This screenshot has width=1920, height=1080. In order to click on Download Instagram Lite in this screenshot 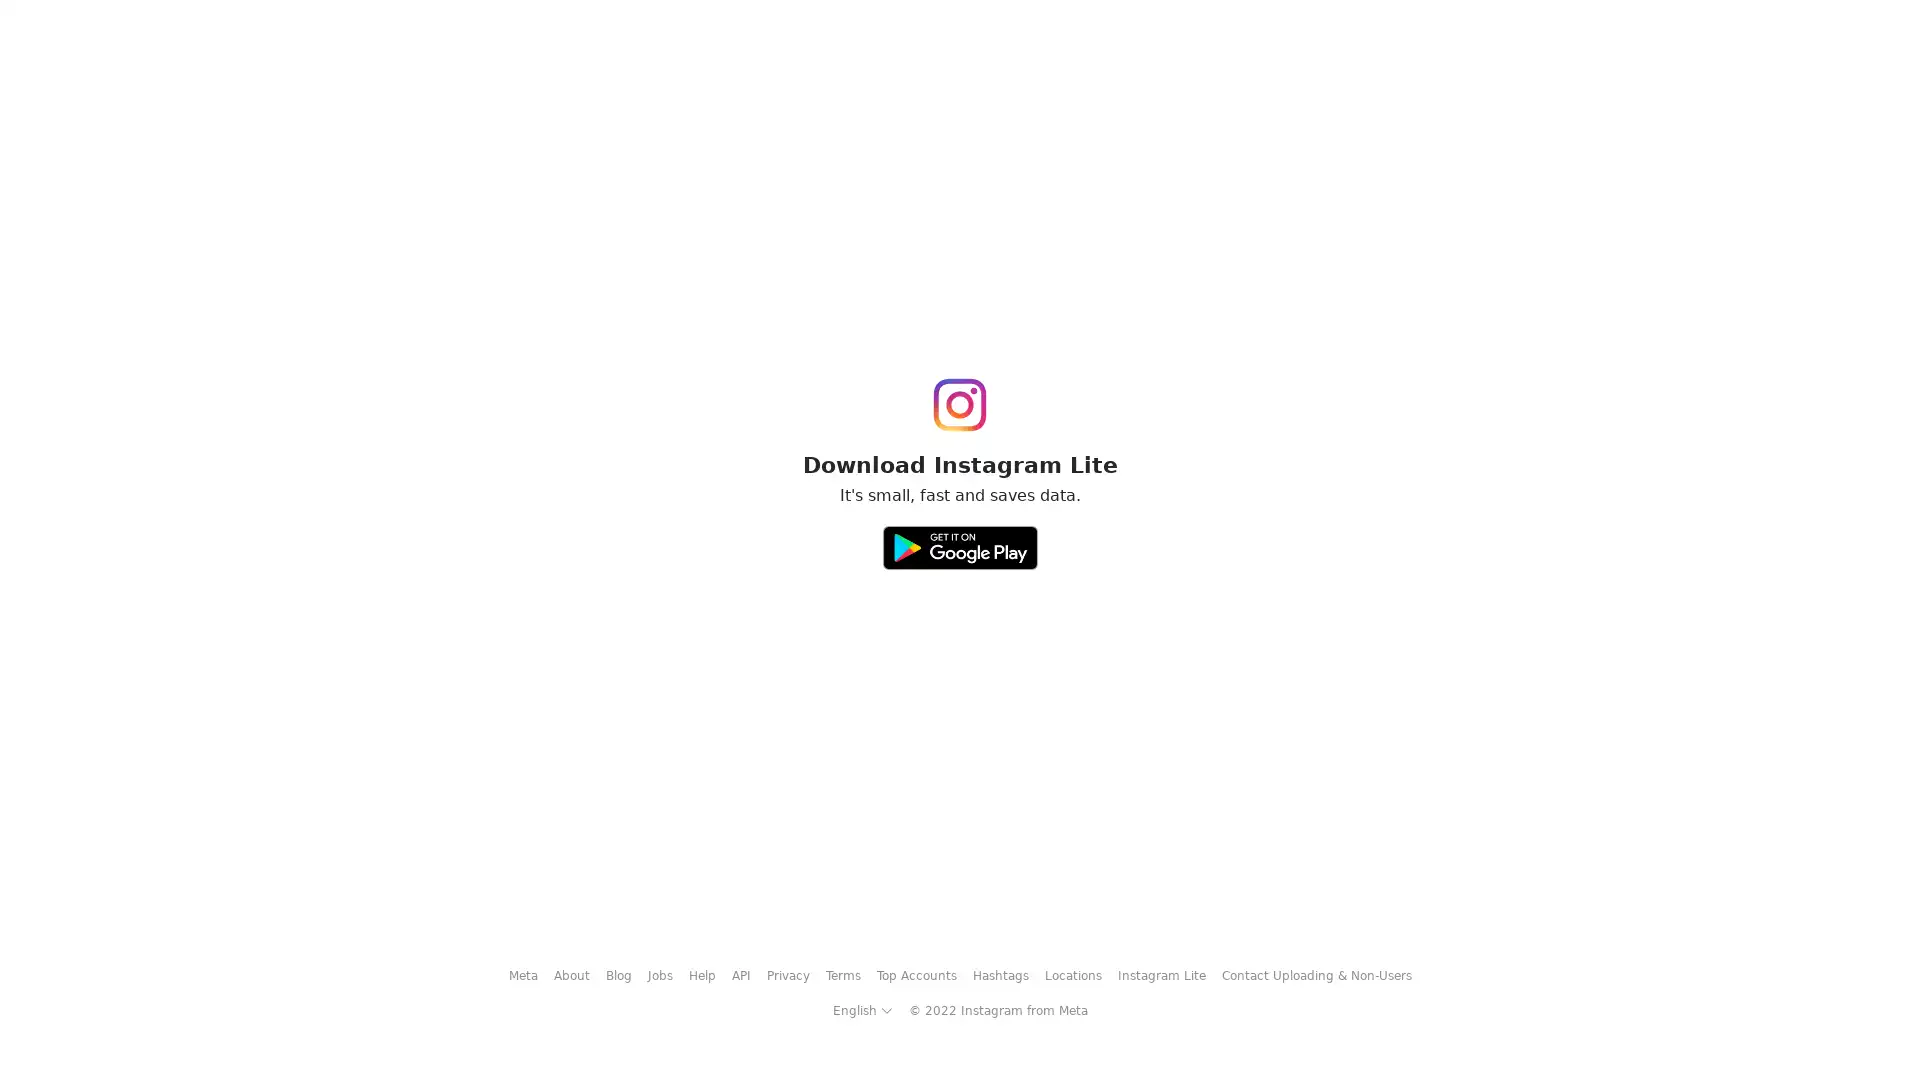, I will do `click(958, 540)`.